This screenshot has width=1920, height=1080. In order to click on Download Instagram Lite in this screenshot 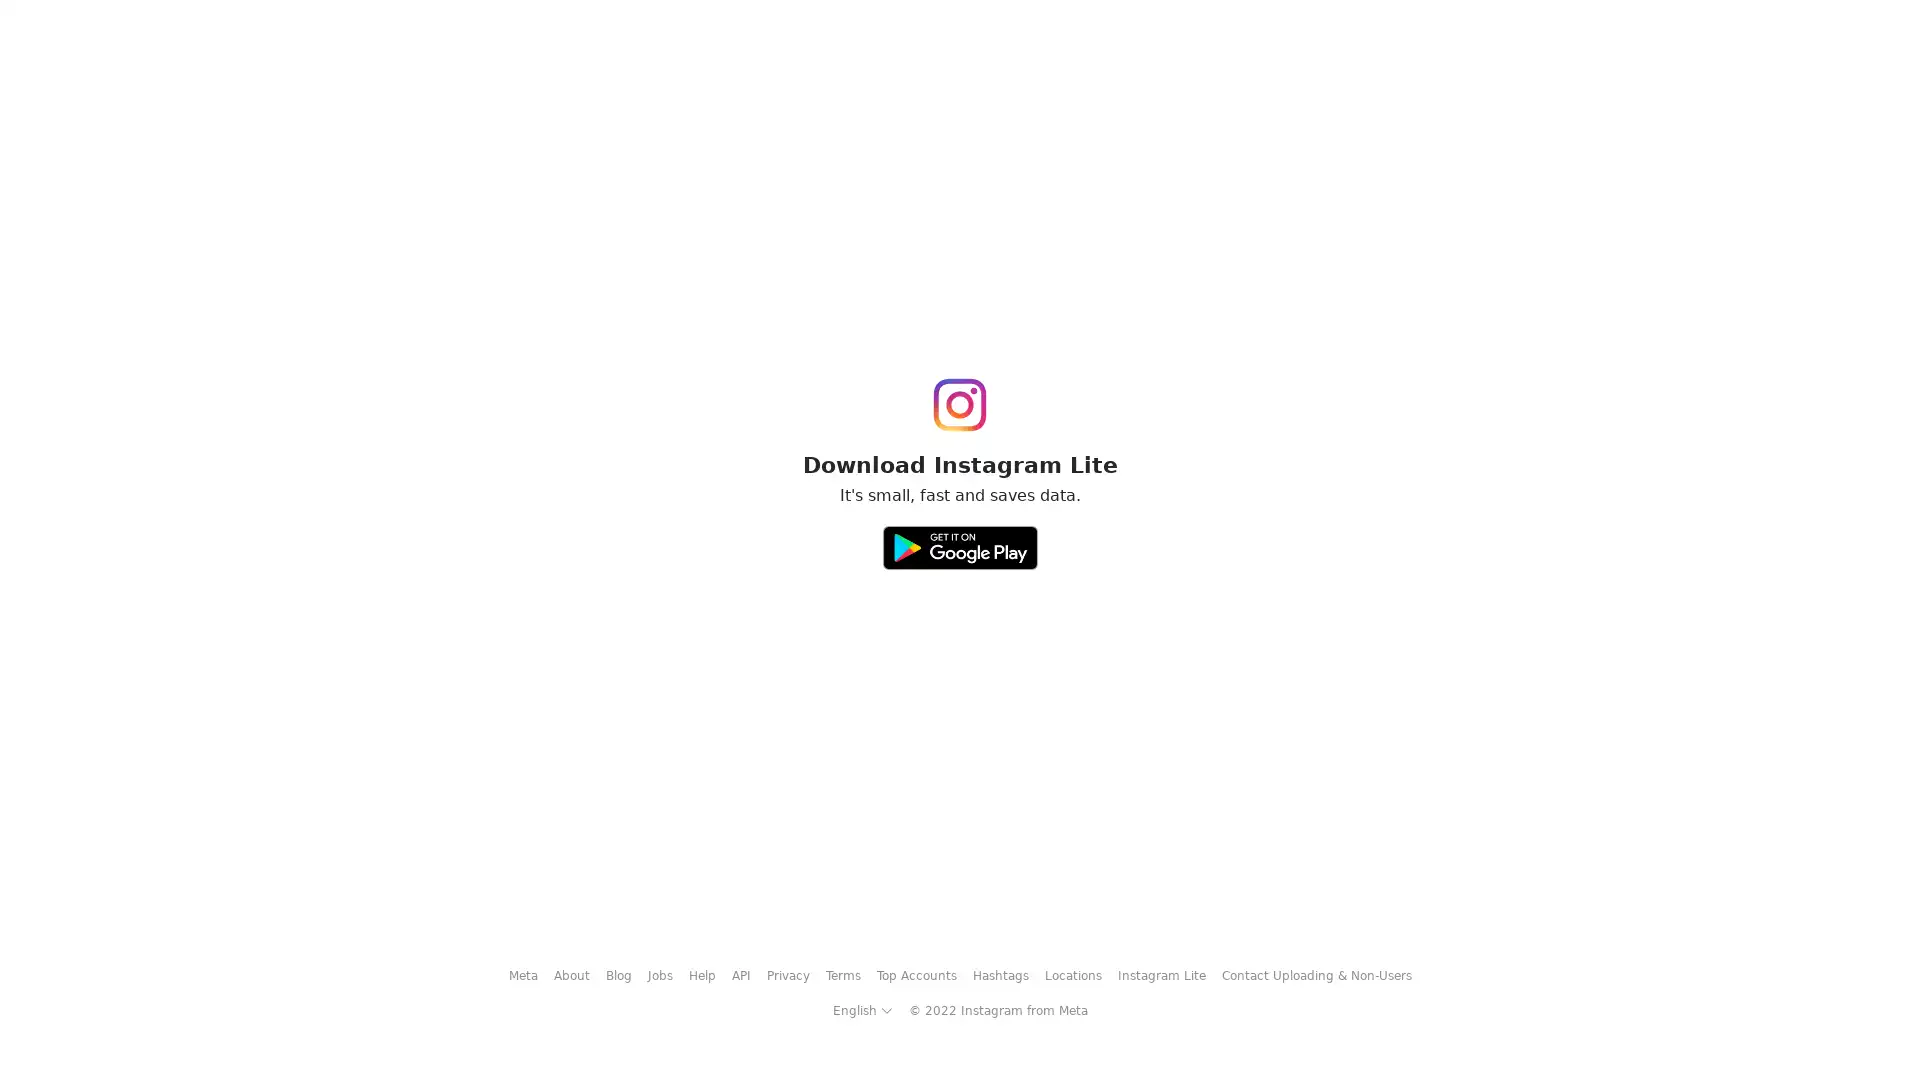, I will do `click(958, 540)`.